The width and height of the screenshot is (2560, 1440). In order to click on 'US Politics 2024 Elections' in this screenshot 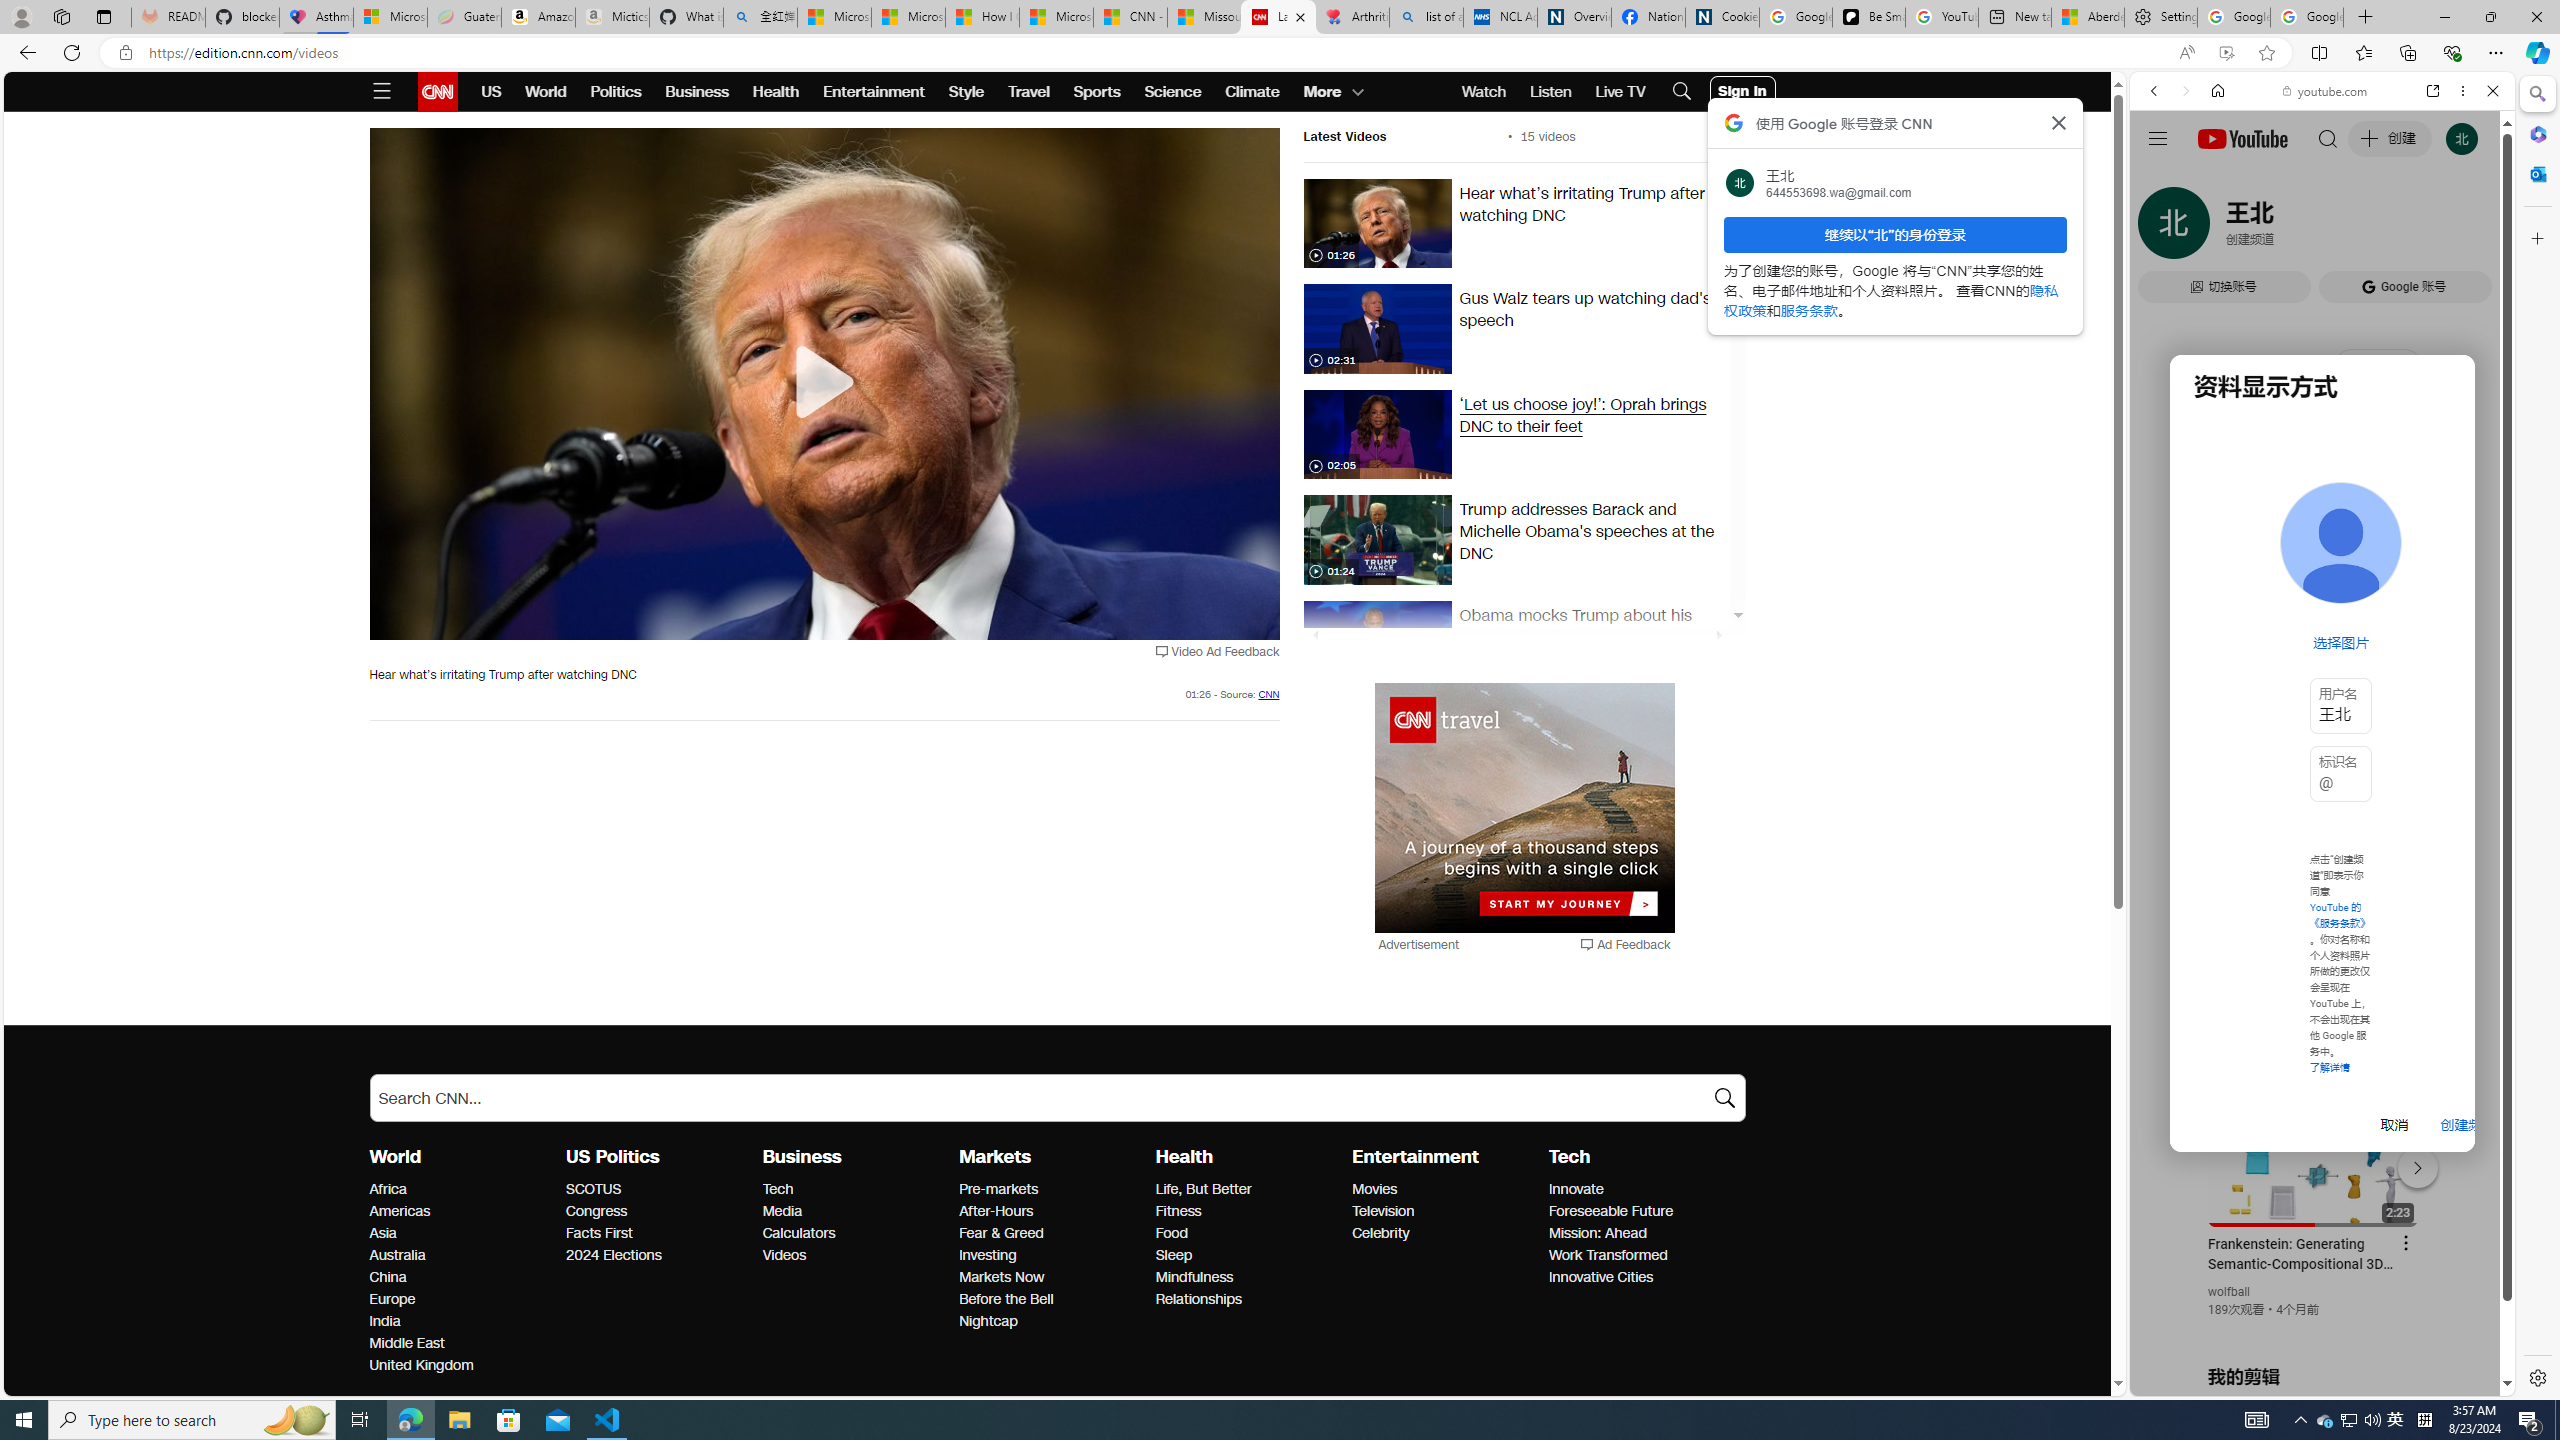, I will do `click(613, 1253)`.